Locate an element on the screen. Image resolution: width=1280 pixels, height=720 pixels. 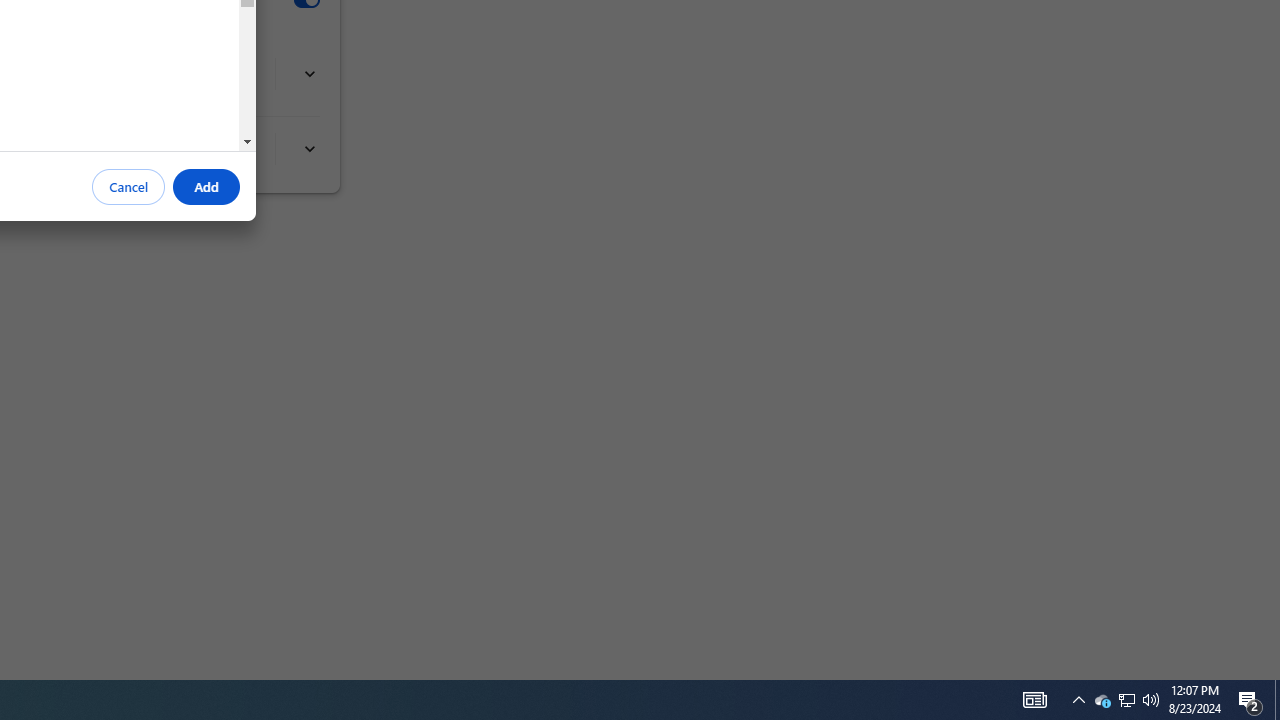
'Cancel' is located at coordinates (128, 187).